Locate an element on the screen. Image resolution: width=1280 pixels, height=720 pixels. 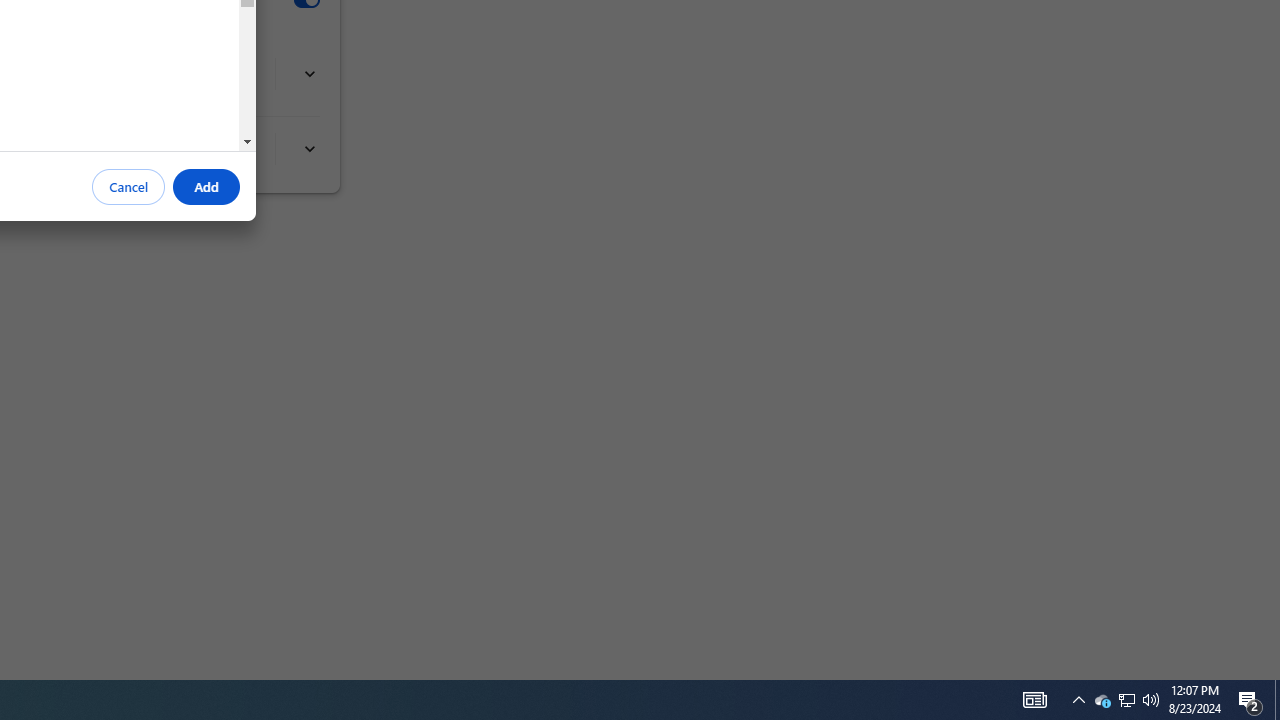
'Cancel' is located at coordinates (128, 187).